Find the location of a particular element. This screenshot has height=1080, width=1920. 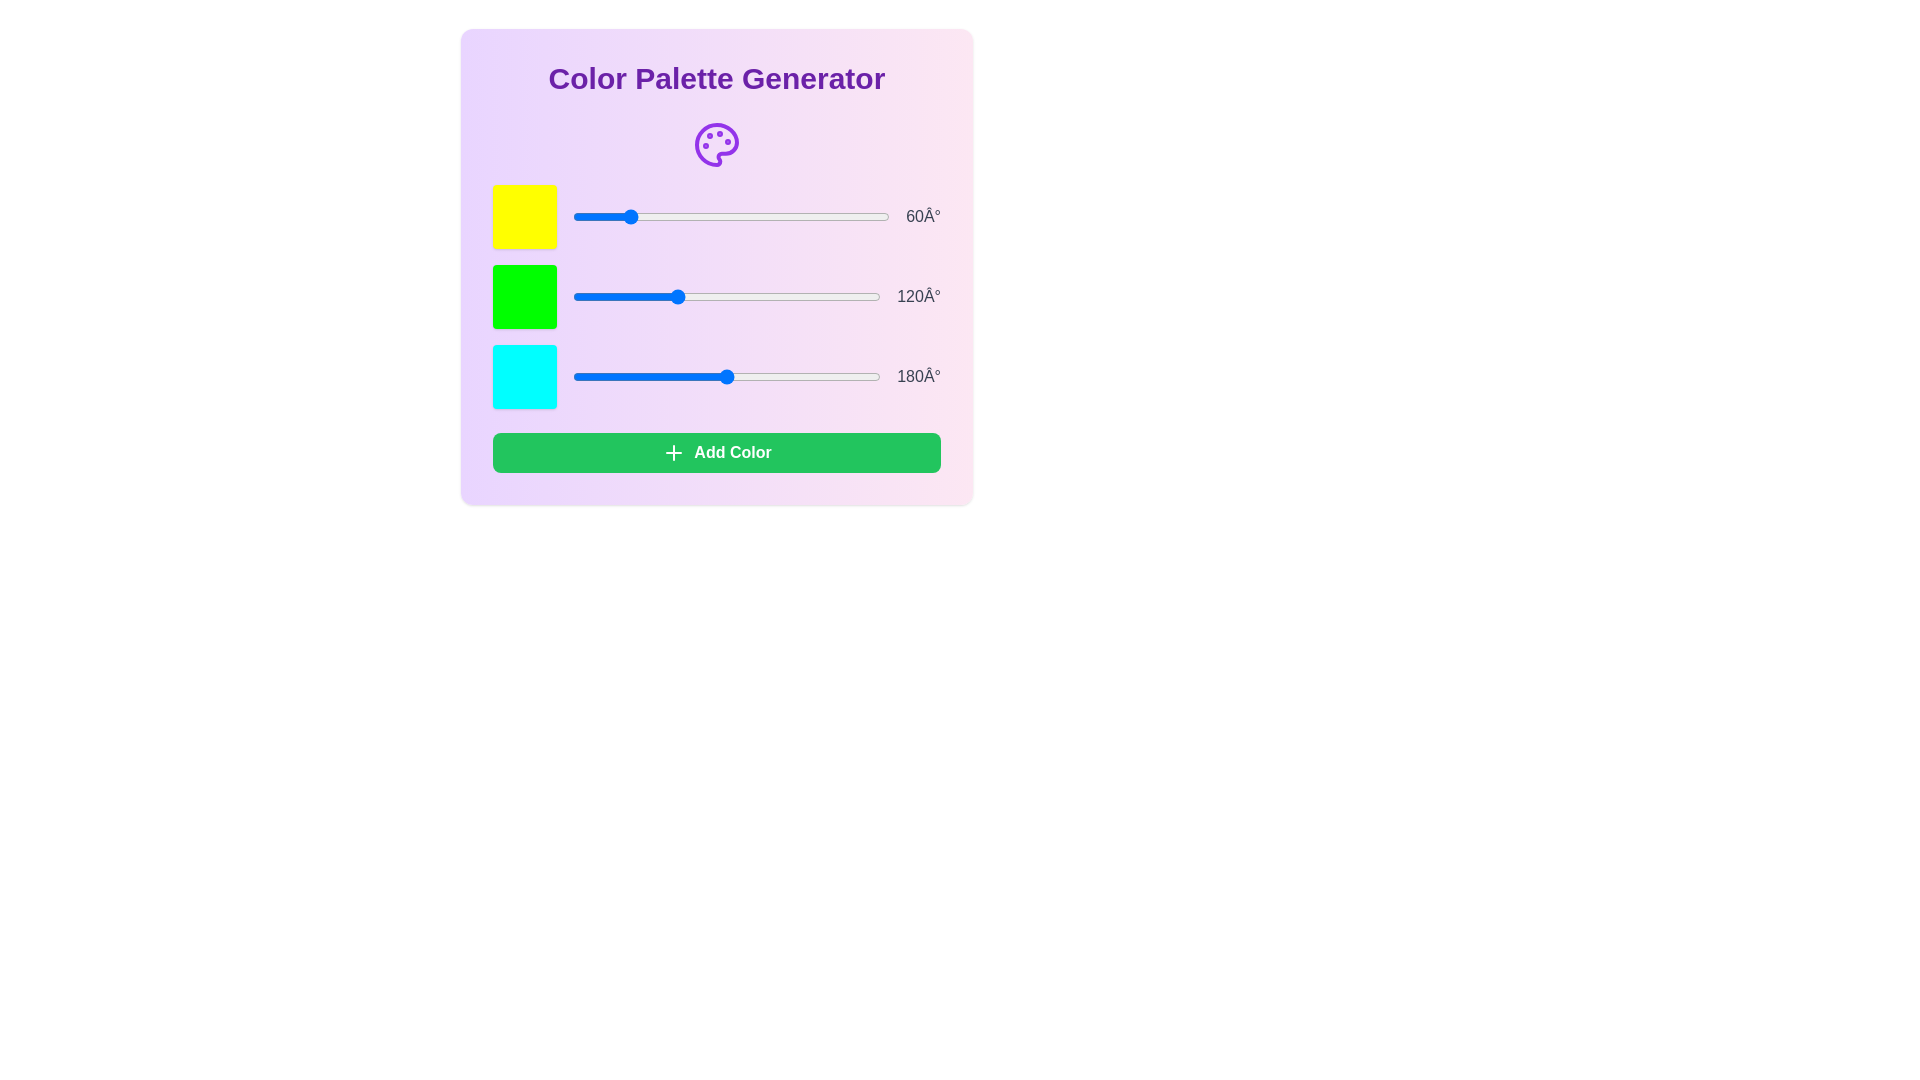

the color square representing green is located at coordinates (524, 297).